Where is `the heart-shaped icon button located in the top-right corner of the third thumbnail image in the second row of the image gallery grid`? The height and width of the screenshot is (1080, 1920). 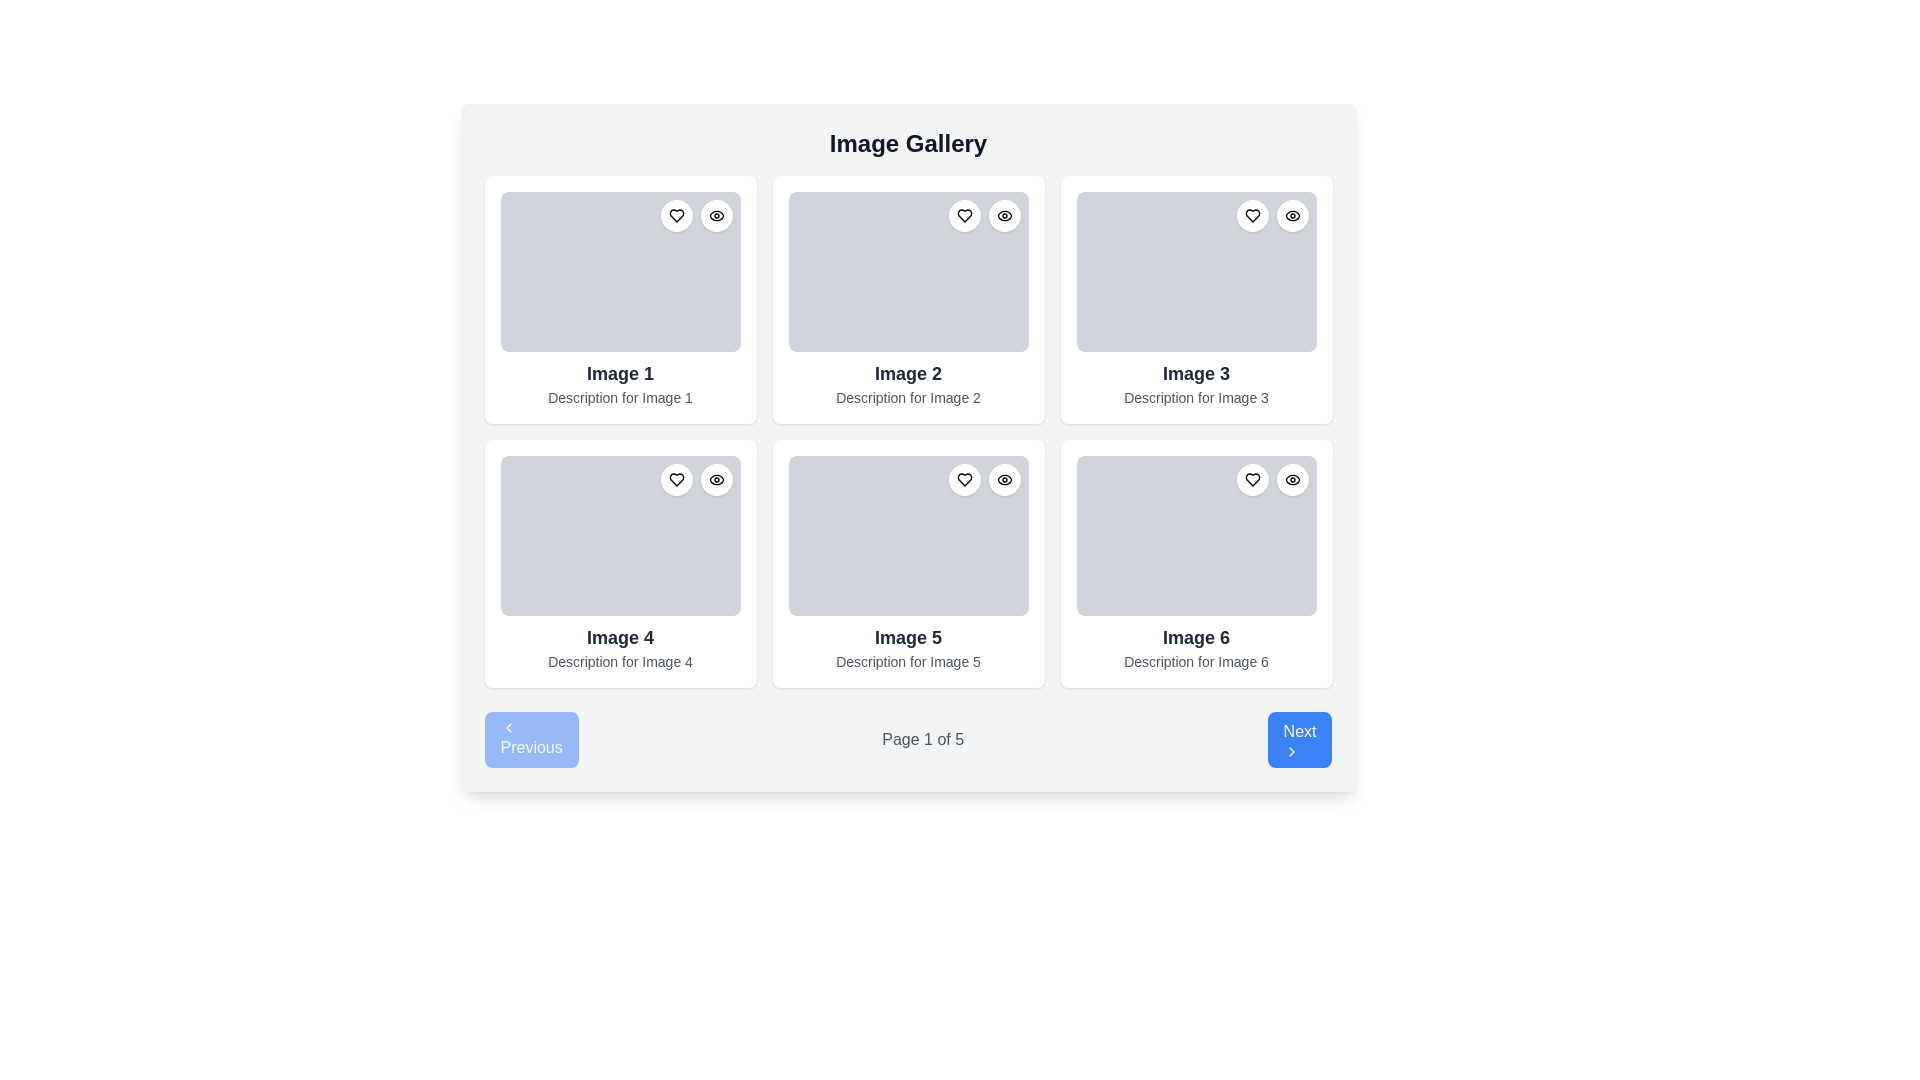 the heart-shaped icon button located in the top-right corner of the third thumbnail image in the second row of the image gallery grid is located at coordinates (1251, 216).